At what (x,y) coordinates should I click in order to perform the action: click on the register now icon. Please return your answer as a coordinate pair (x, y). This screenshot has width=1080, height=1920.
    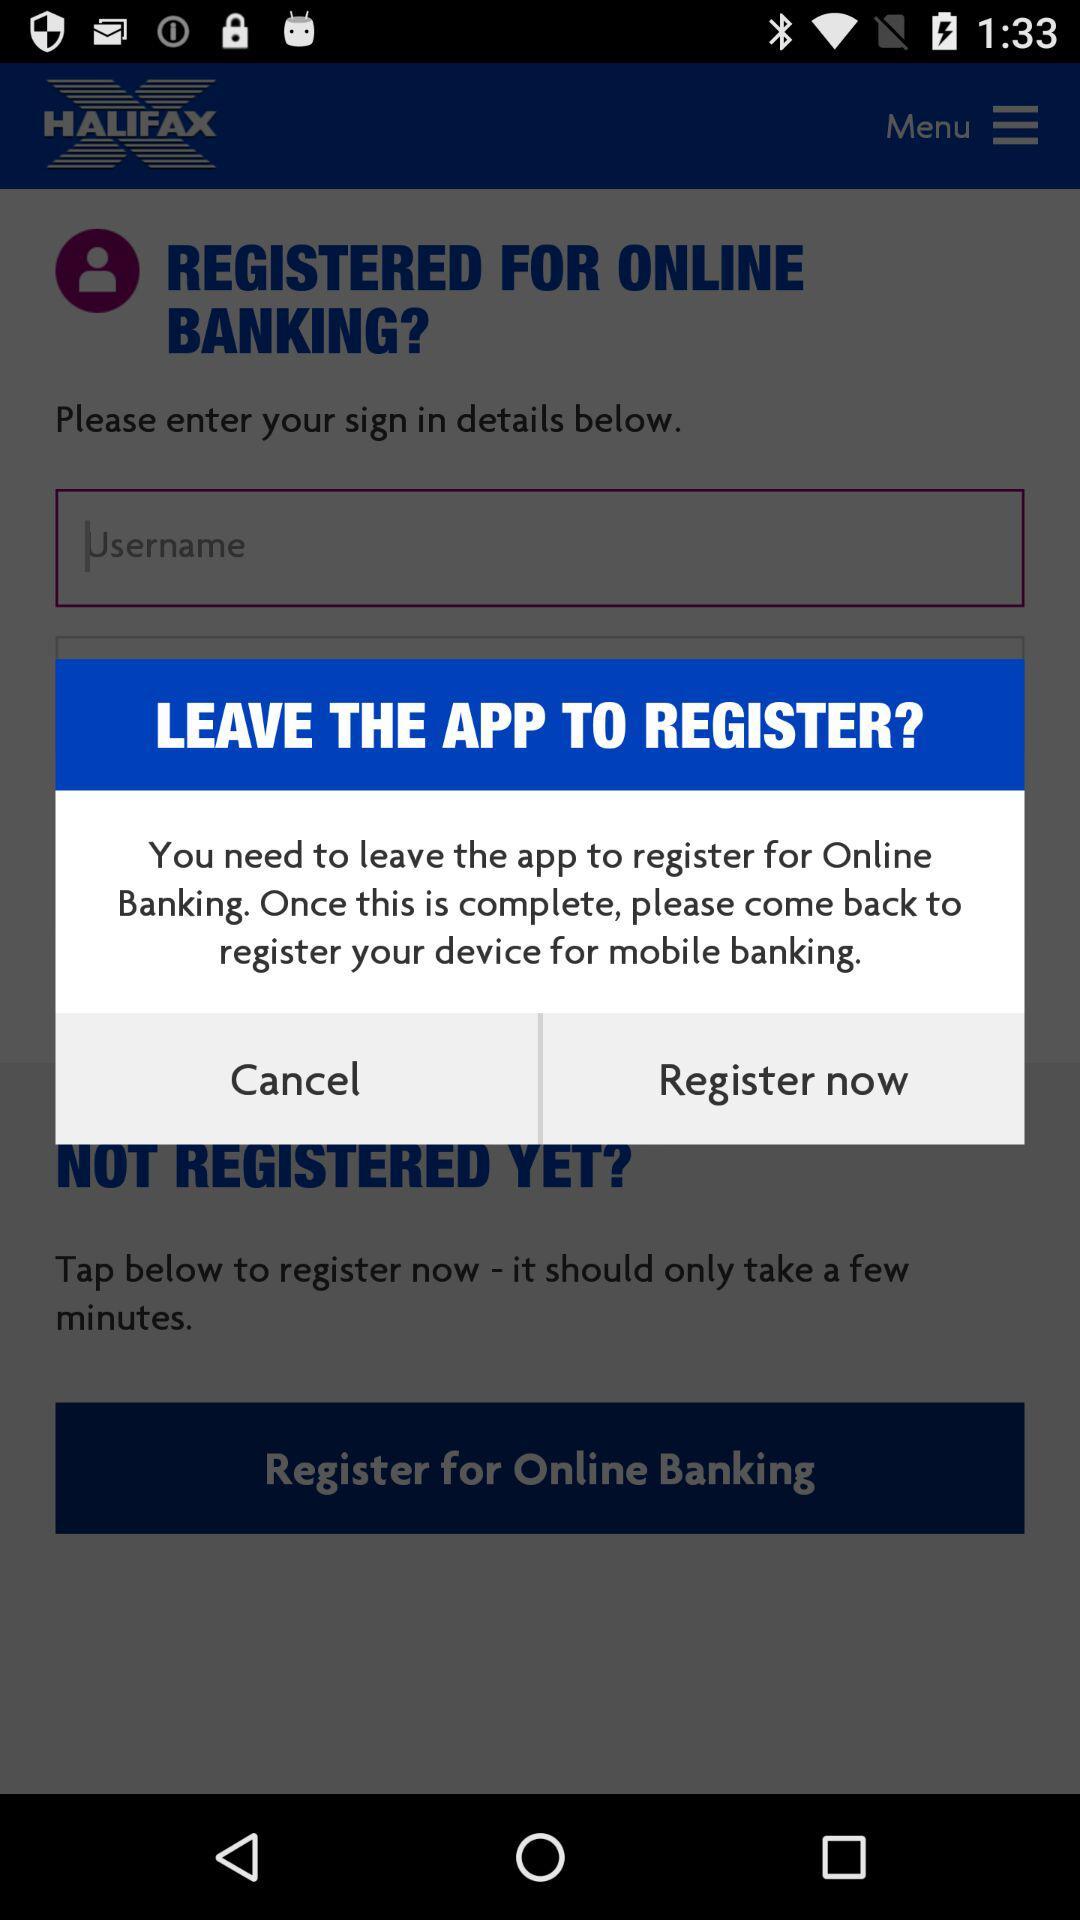
    Looking at the image, I should click on (782, 1077).